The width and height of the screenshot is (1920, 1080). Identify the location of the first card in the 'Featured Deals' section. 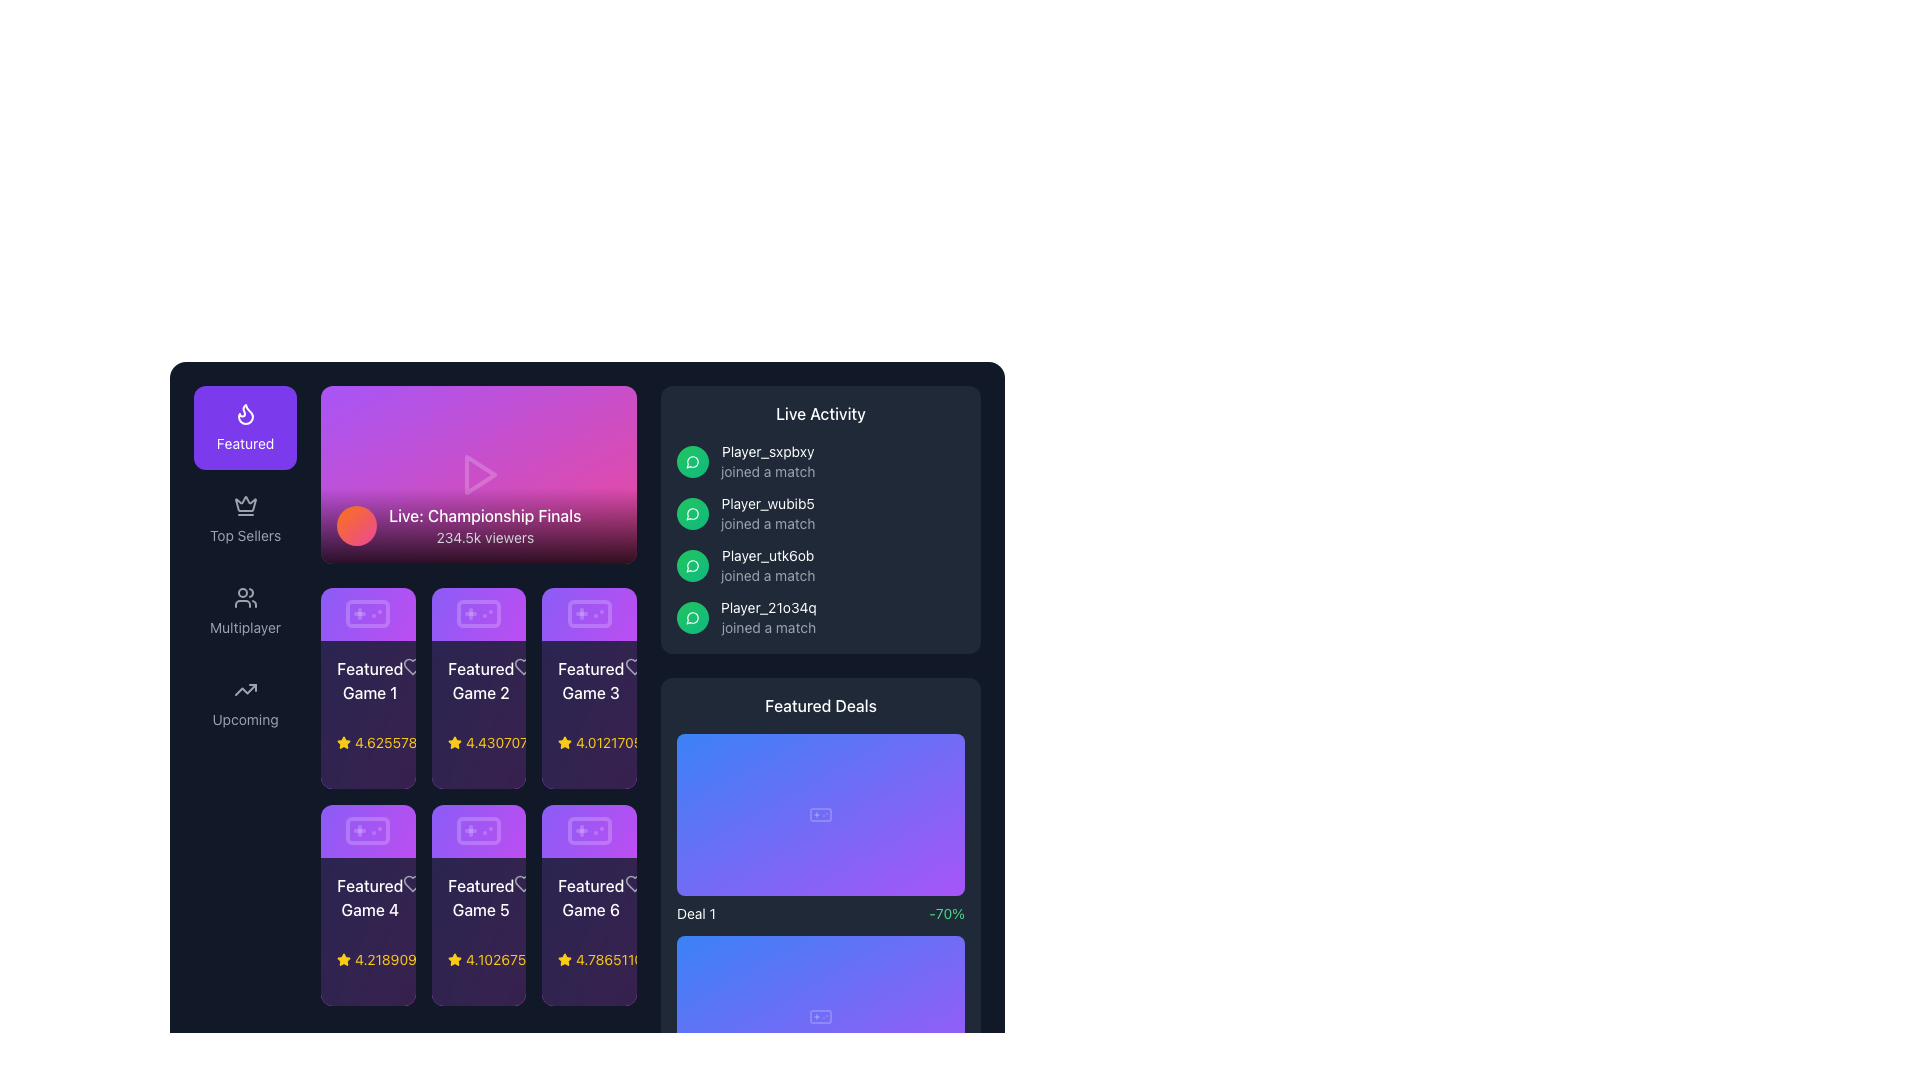
(820, 814).